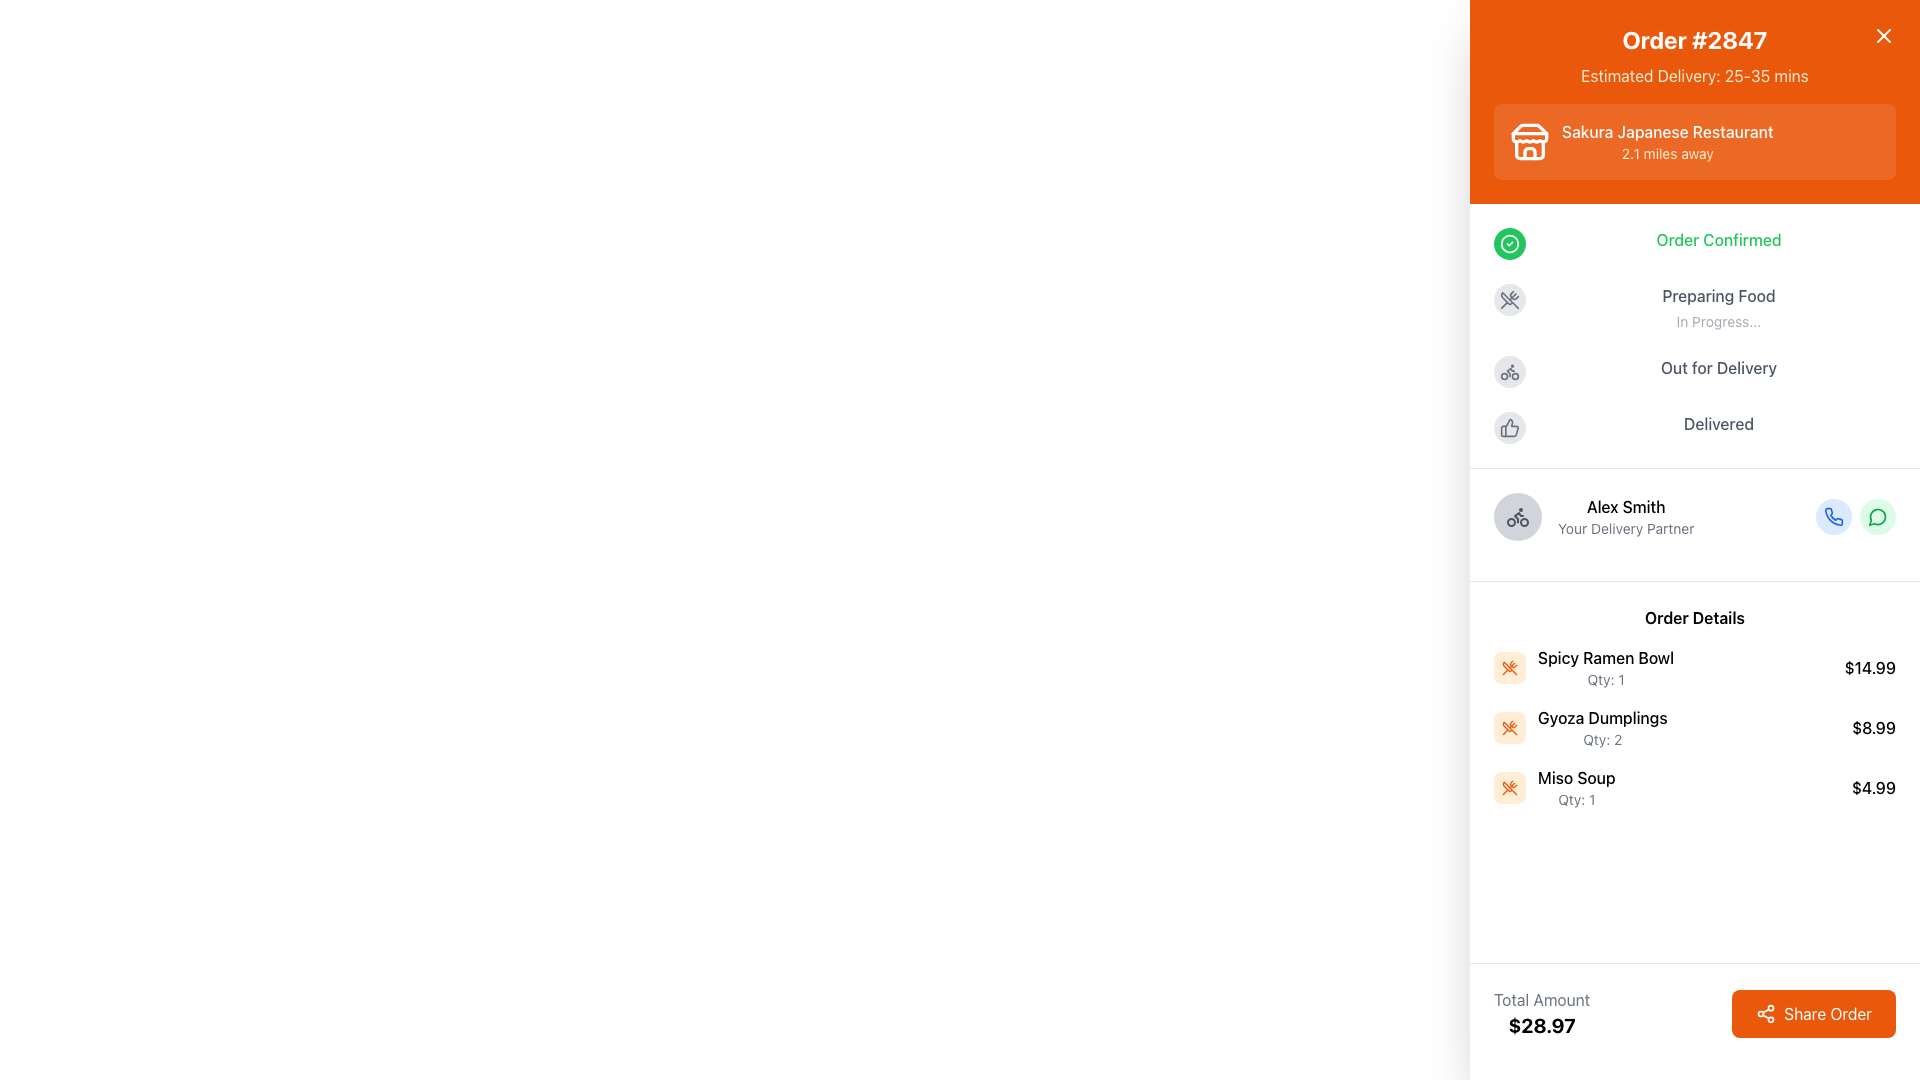  Describe the element at coordinates (1667, 153) in the screenshot. I see `static text displaying '2.1 miles away' located beneath the restaurant name 'Sakura Japanese Restaurant' in the upper section of the right sidebar` at that location.